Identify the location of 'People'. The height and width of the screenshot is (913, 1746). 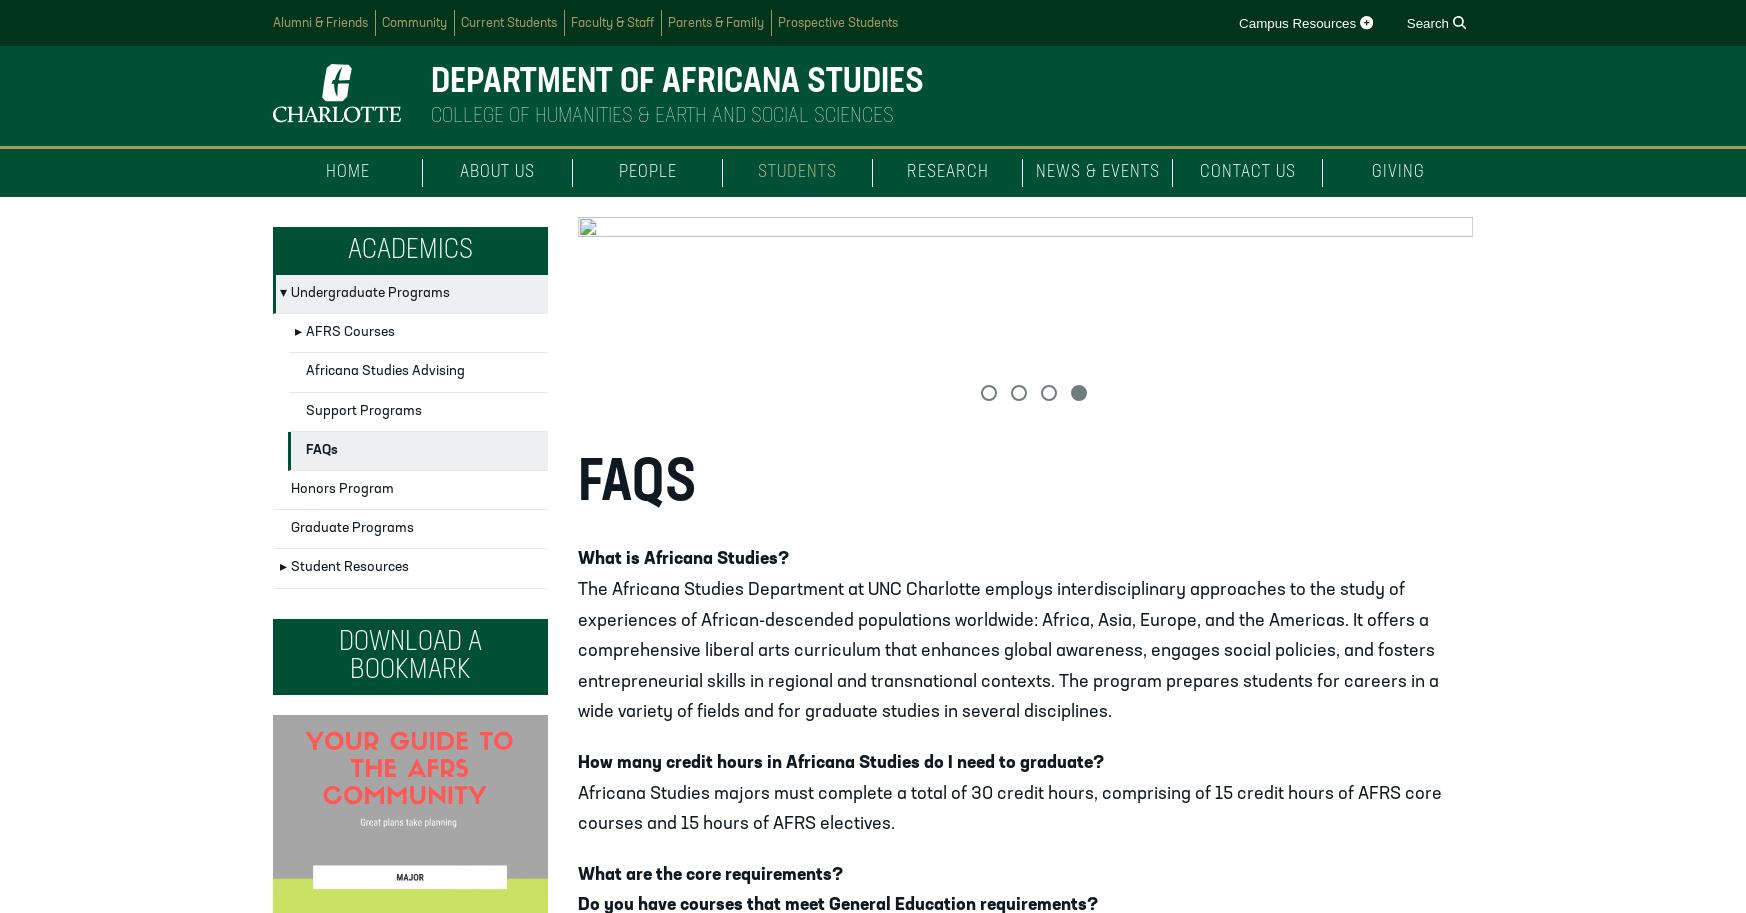
(647, 172).